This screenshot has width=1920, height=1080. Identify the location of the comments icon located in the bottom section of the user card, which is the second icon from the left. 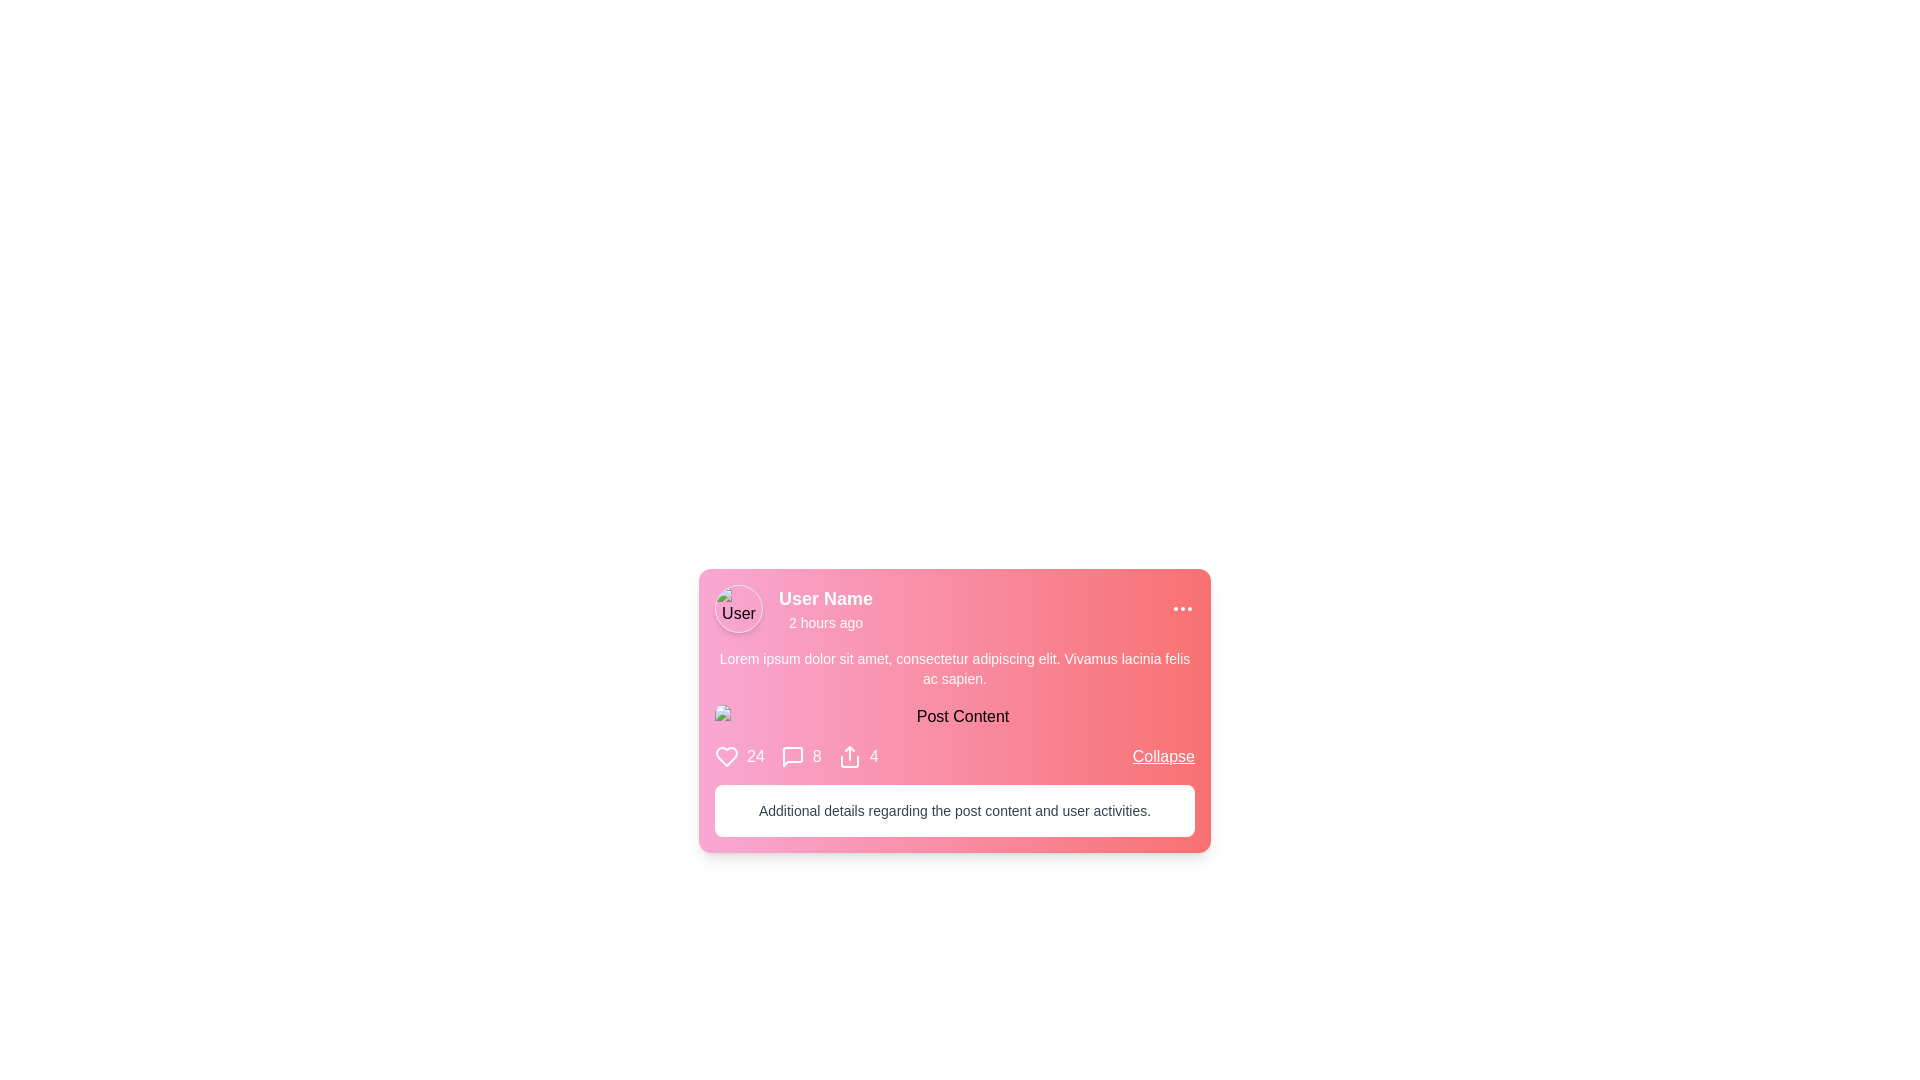
(791, 756).